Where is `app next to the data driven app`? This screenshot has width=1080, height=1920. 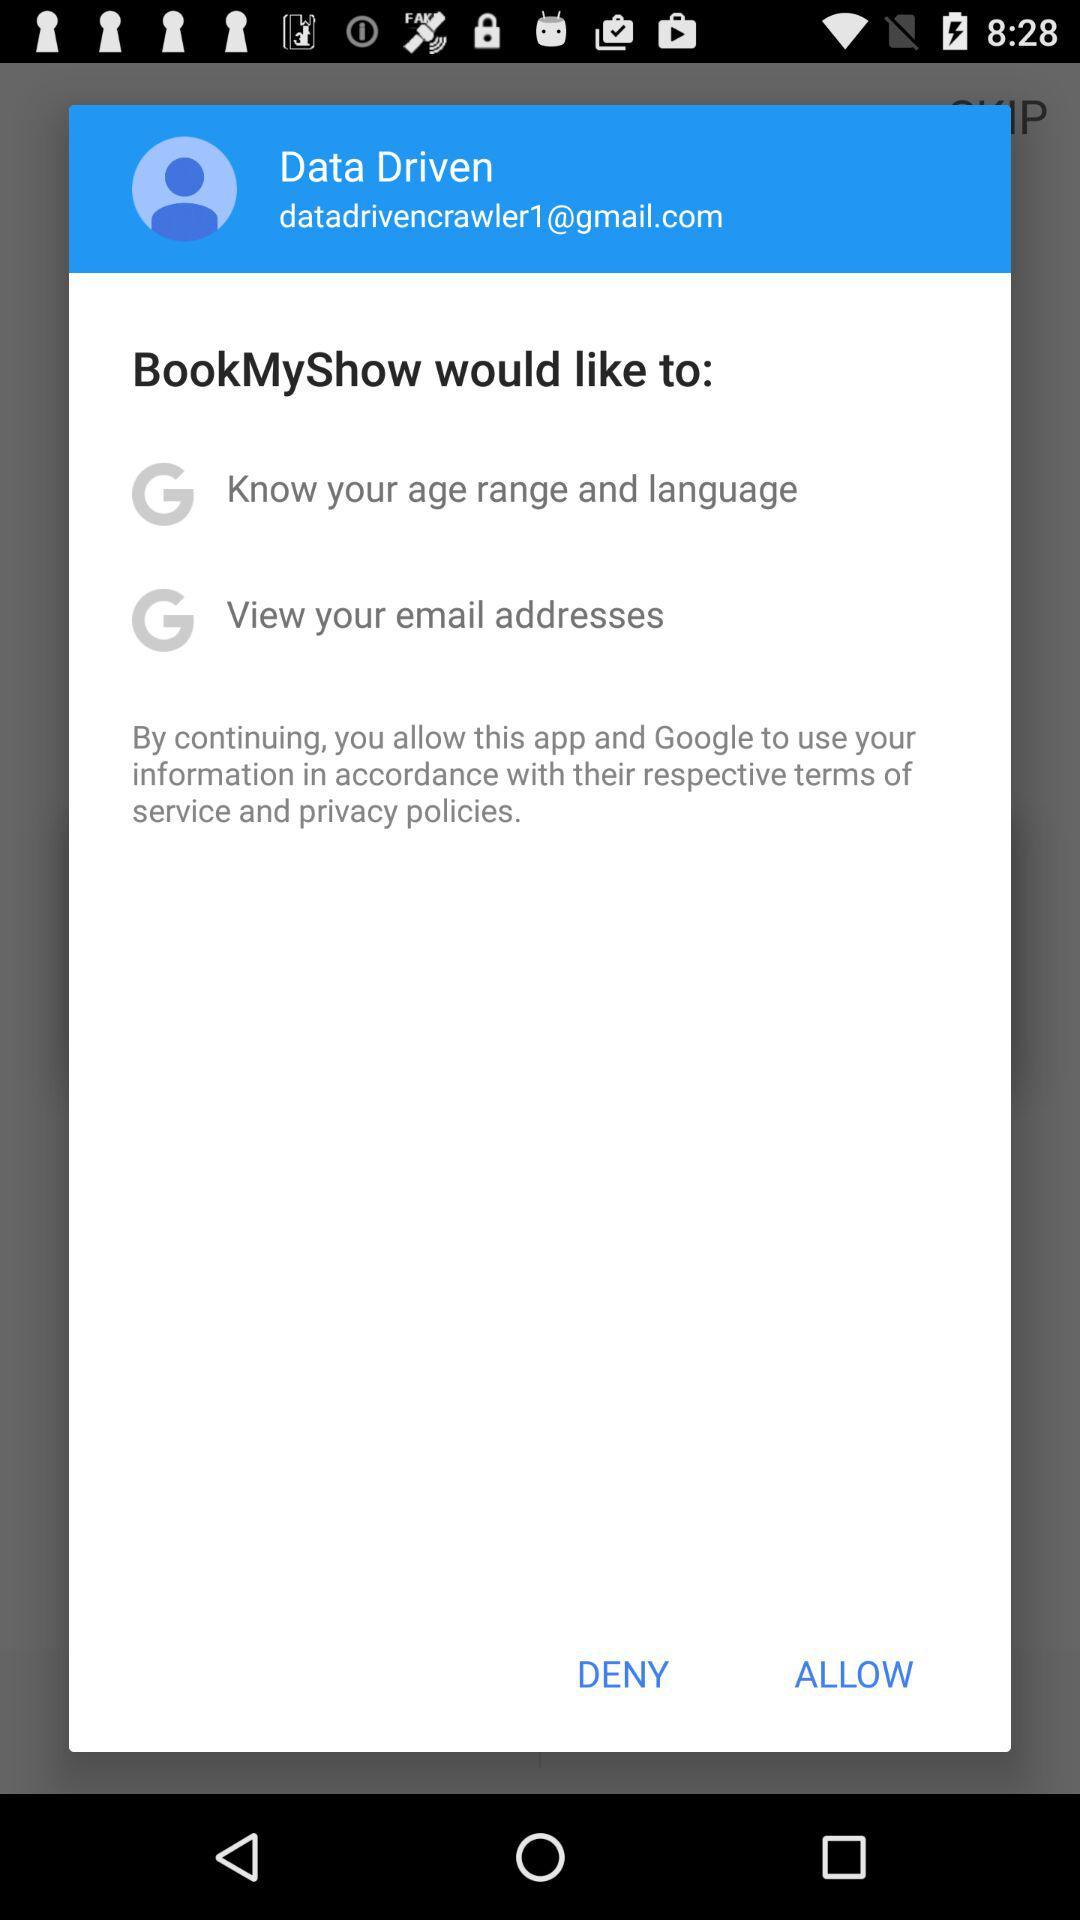
app next to the data driven app is located at coordinates (184, 188).